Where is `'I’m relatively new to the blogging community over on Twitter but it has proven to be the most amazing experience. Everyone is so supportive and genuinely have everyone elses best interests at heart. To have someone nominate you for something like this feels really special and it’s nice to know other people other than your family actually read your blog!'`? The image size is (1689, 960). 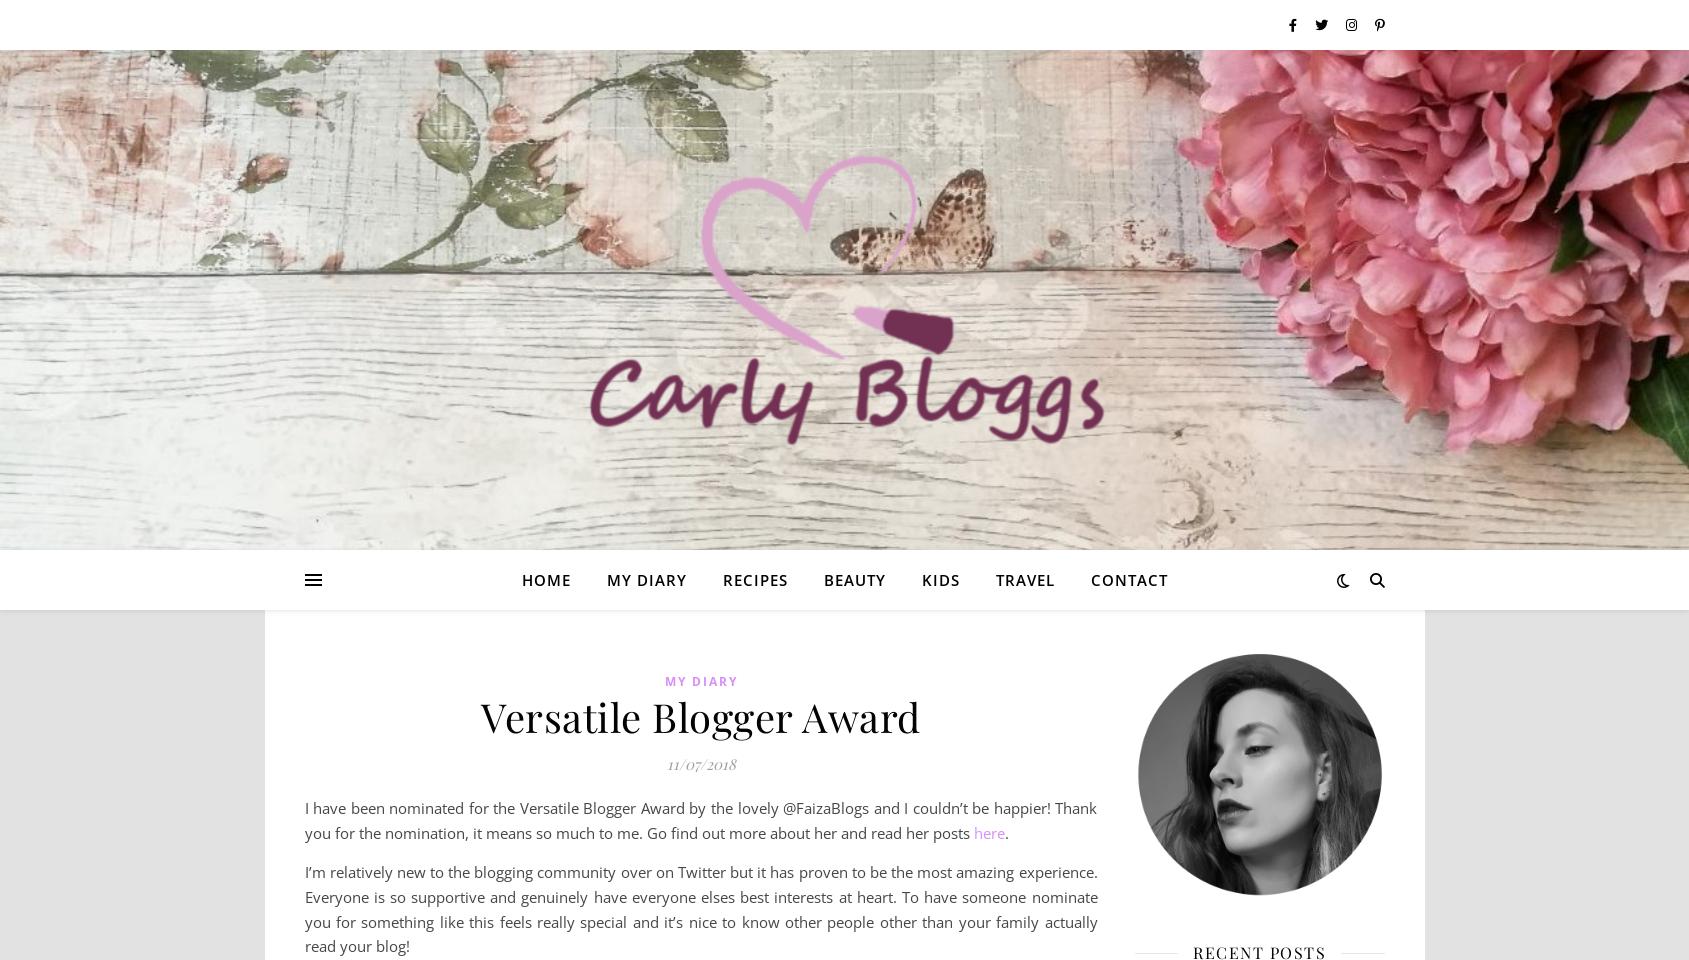
'I’m relatively new to the blogging community over on Twitter but it has proven to be the most amazing experience. Everyone is so supportive and genuinely have everyone elses best interests at heart. To have someone nominate you for something like this feels really special and it’s nice to know other people other than your family actually read your blog!' is located at coordinates (700, 909).